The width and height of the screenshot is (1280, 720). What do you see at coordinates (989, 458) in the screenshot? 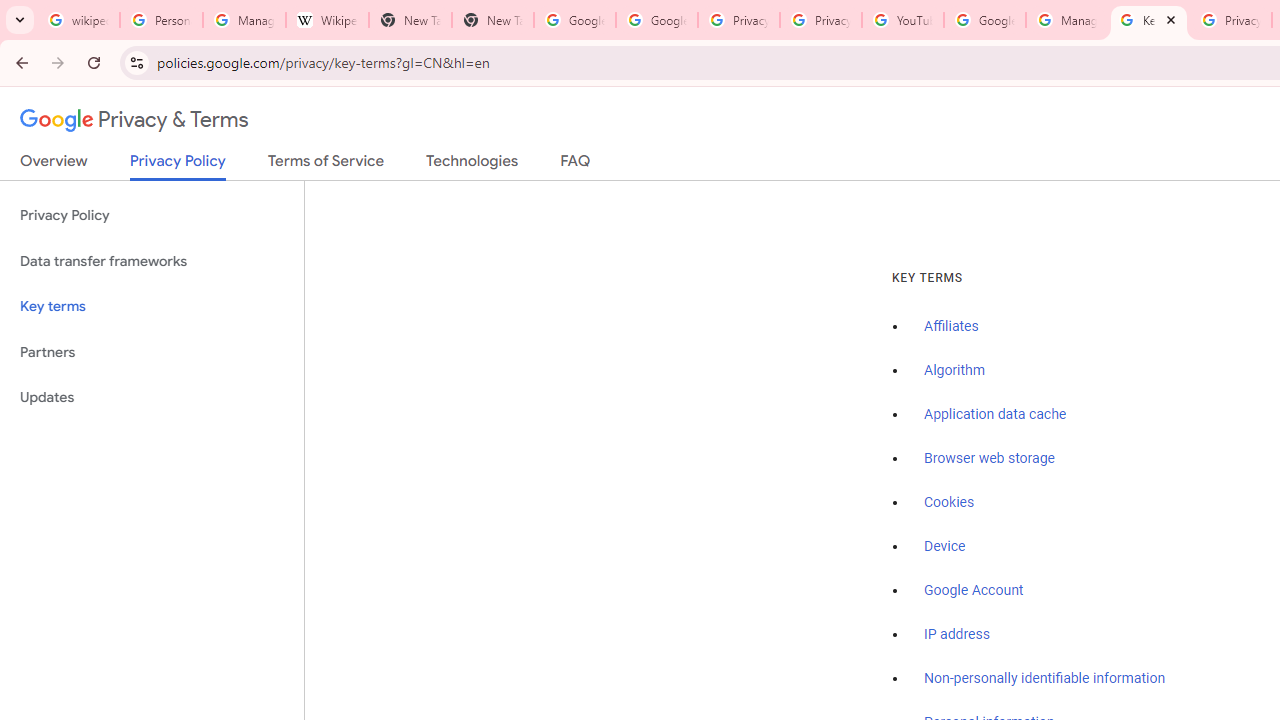
I see `'Browser web storage'` at bounding box center [989, 458].